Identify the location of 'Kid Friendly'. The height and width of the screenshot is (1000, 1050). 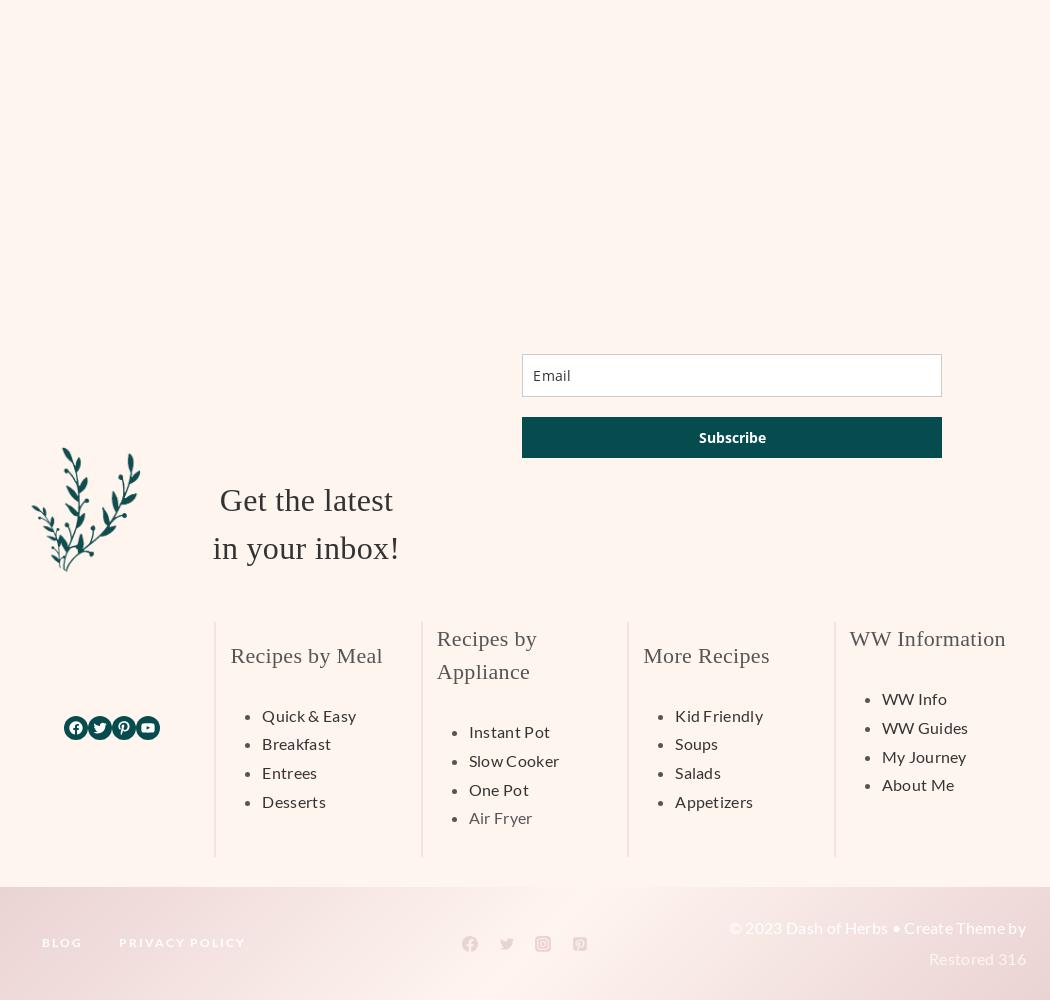
(718, 713).